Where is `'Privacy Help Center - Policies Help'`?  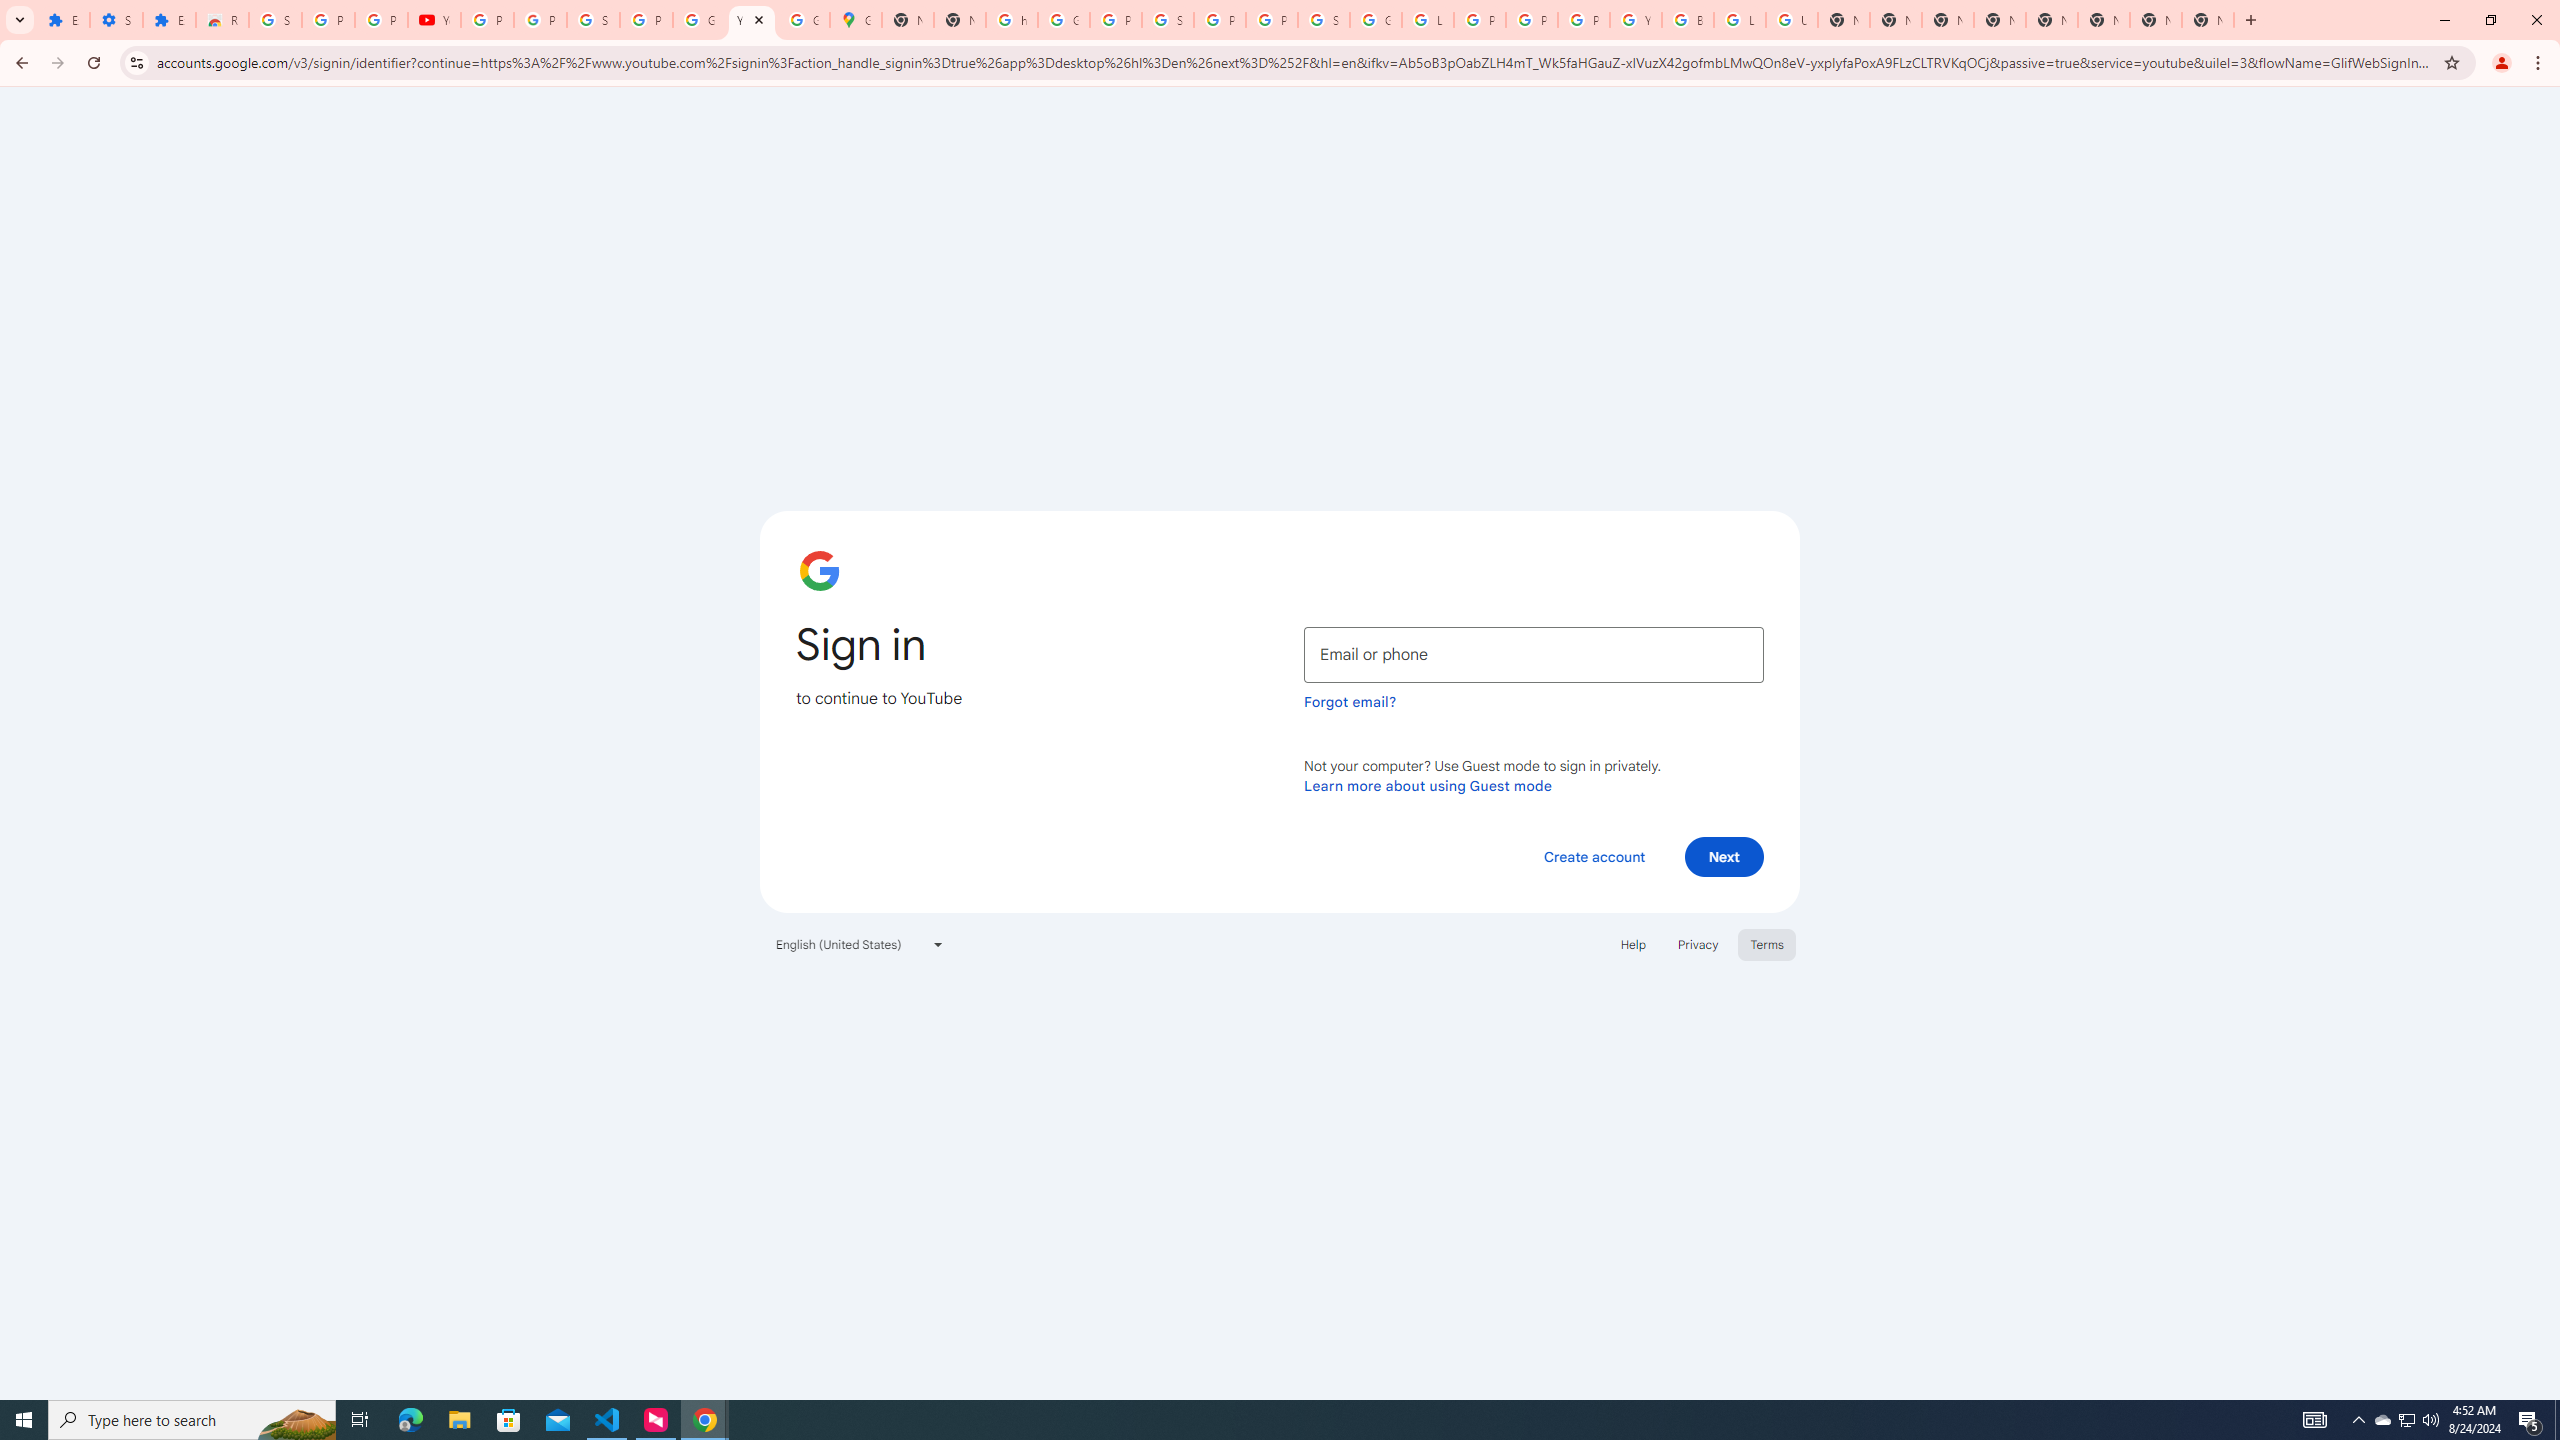 'Privacy Help Center - Policies Help' is located at coordinates (1532, 19).